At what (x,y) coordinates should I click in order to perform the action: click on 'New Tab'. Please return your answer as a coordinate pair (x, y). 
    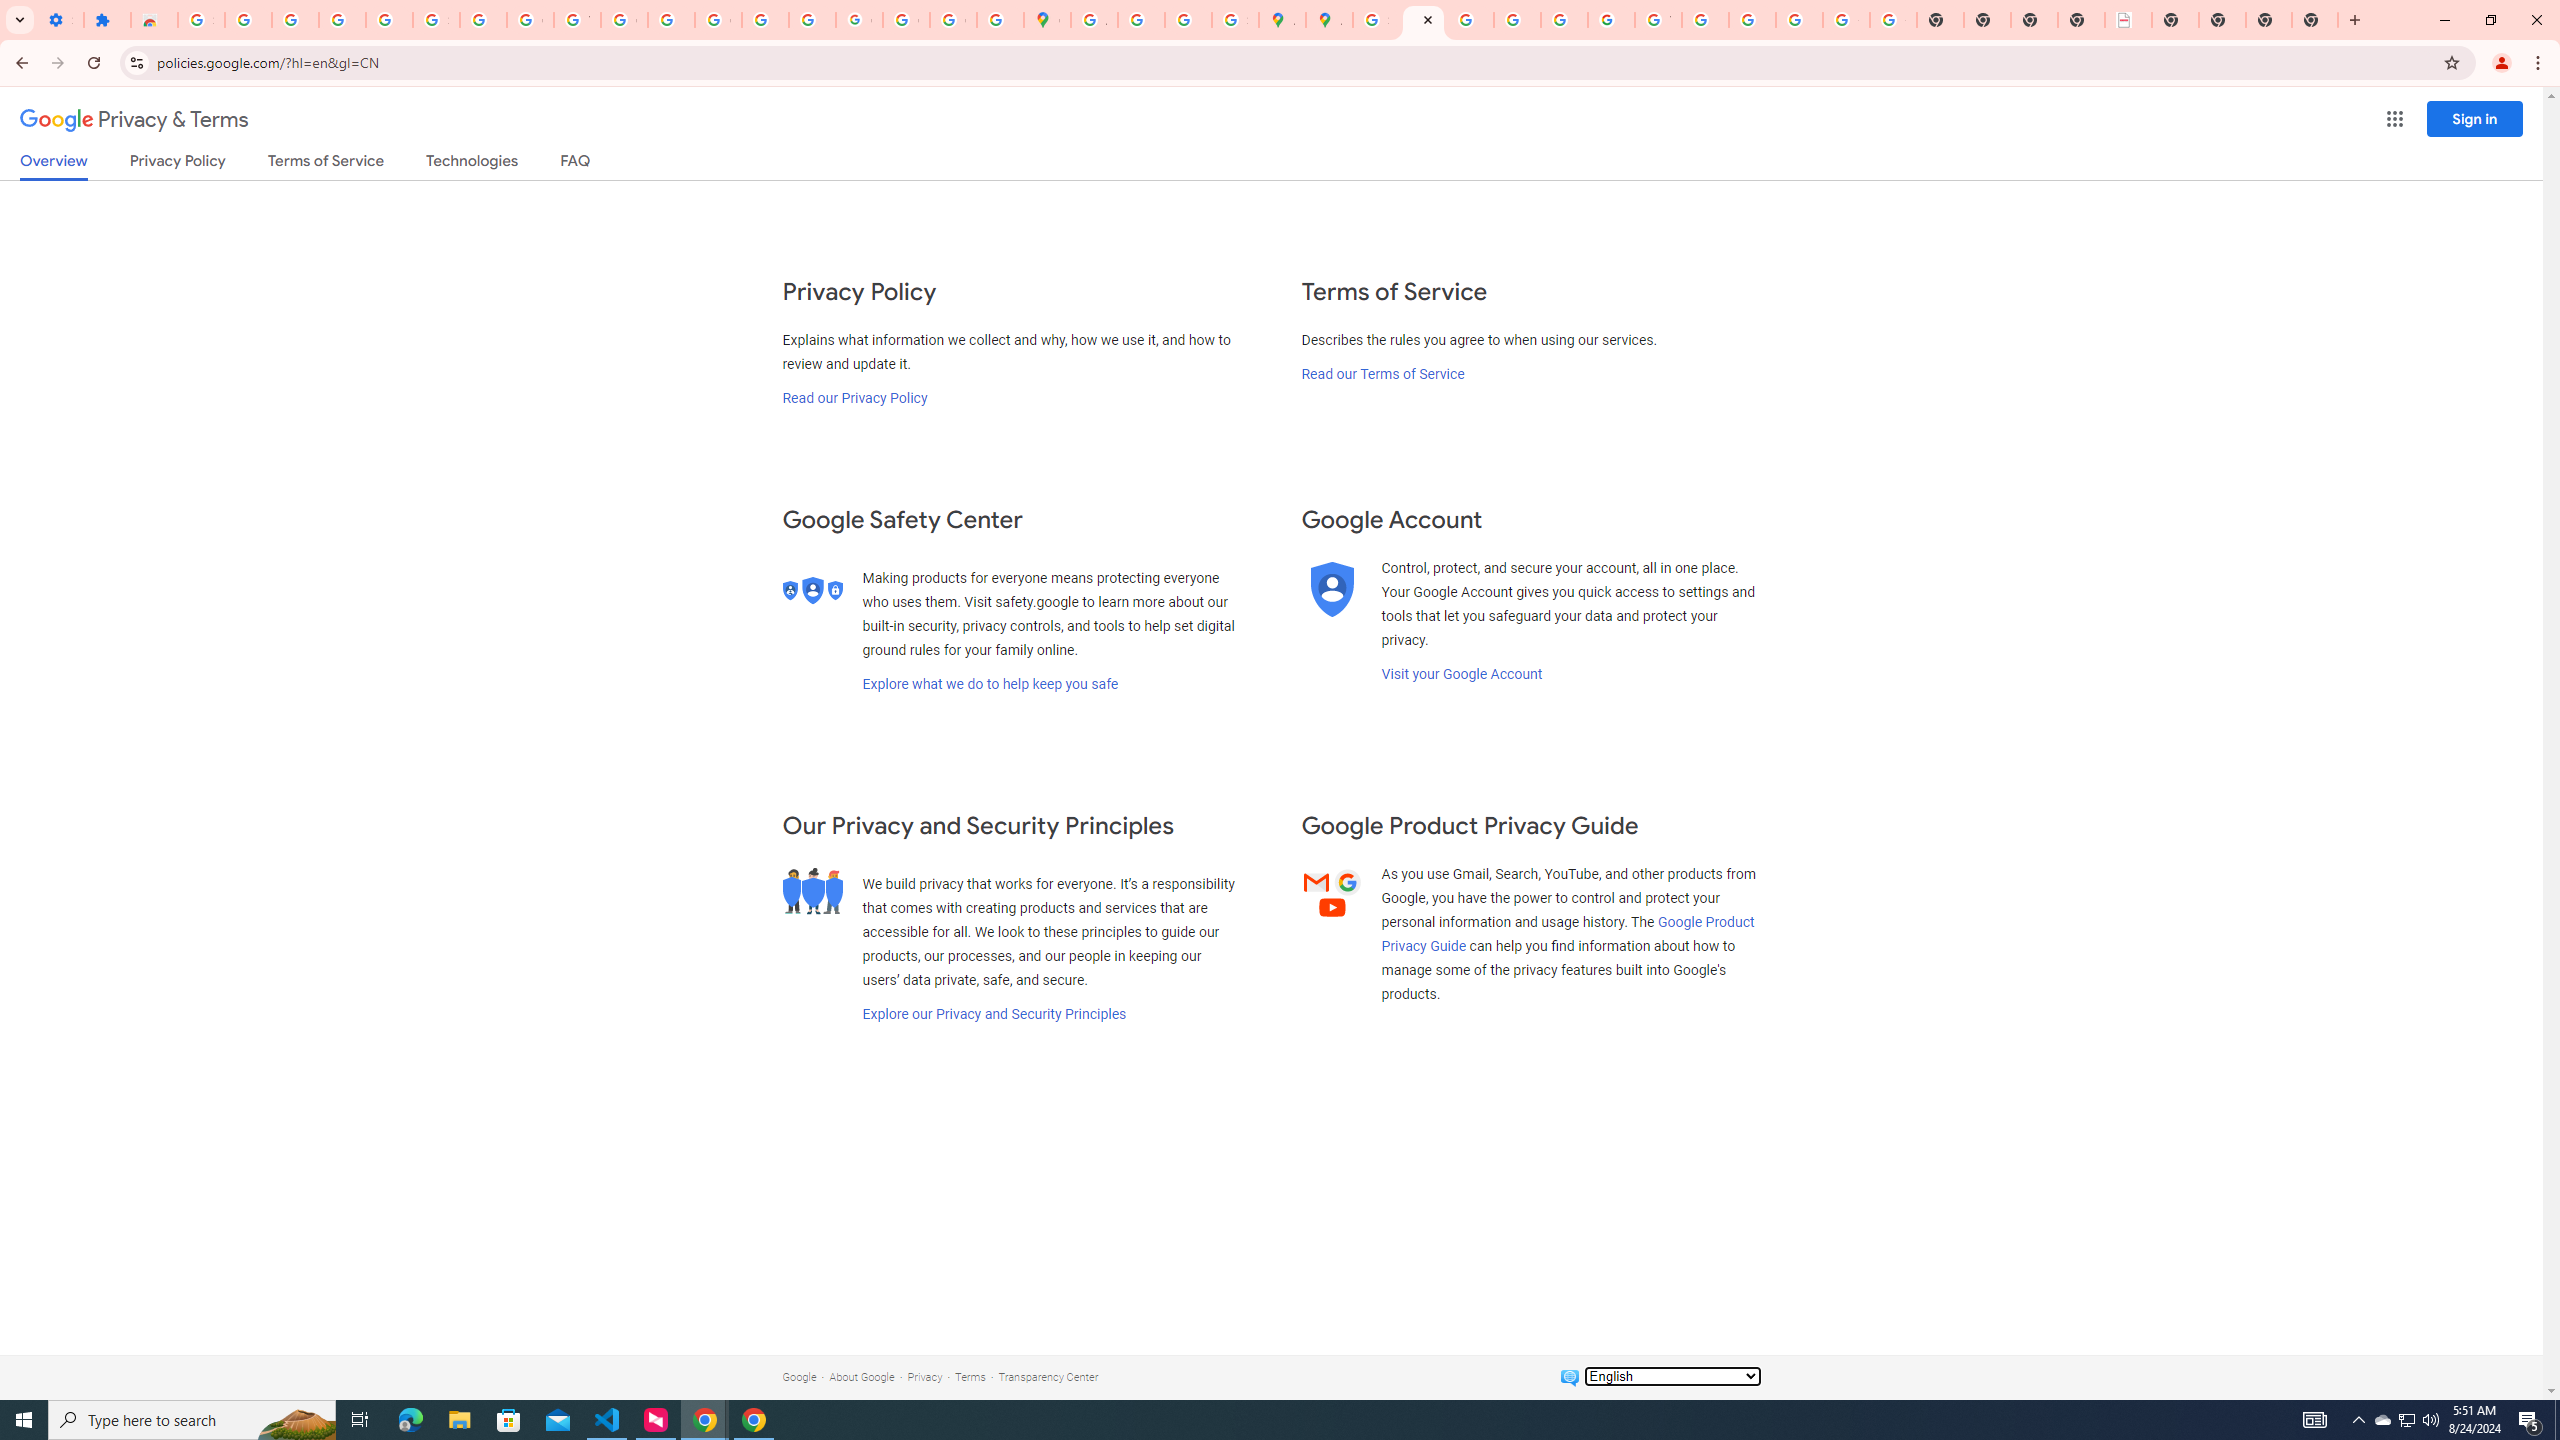
    Looking at the image, I should click on (2315, 19).